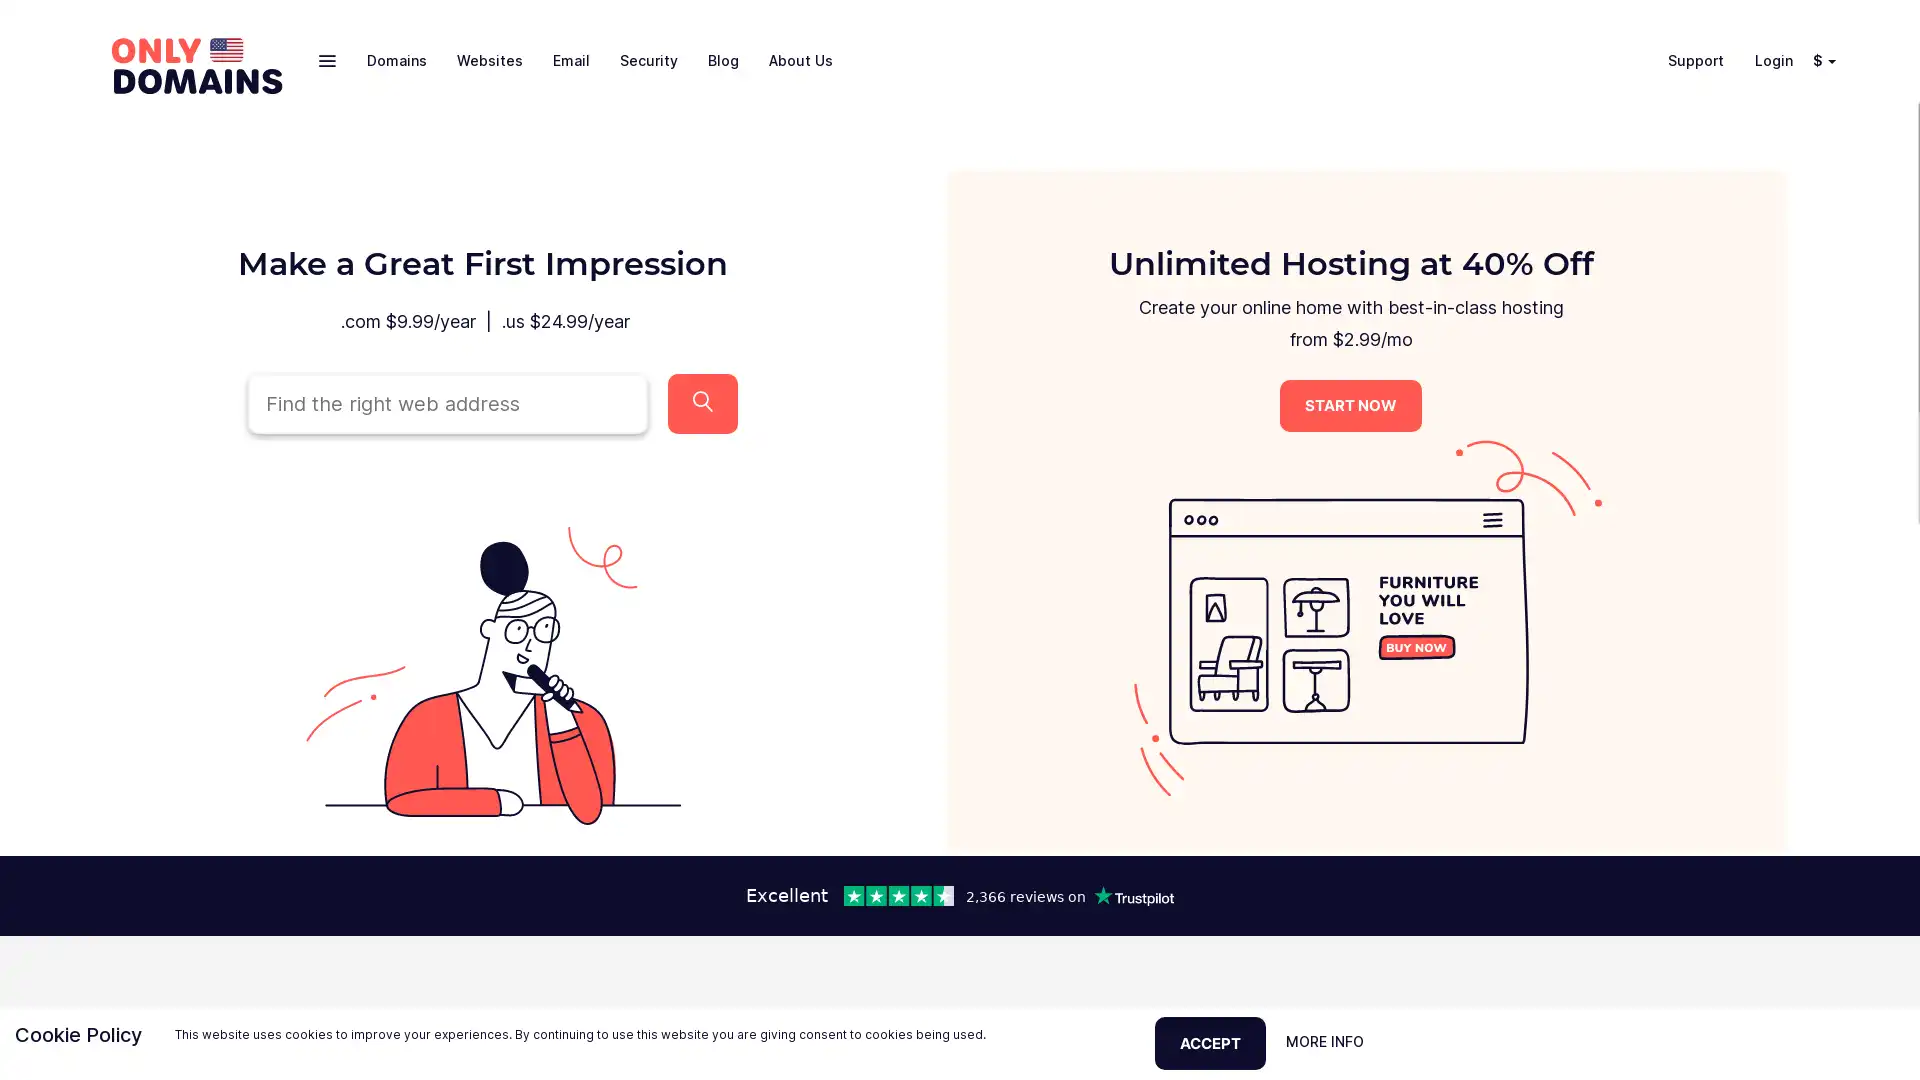 The height and width of the screenshot is (1080, 1920). Describe the element at coordinates (1350, 405) in the screenshot. I see `START NOW` at that location.